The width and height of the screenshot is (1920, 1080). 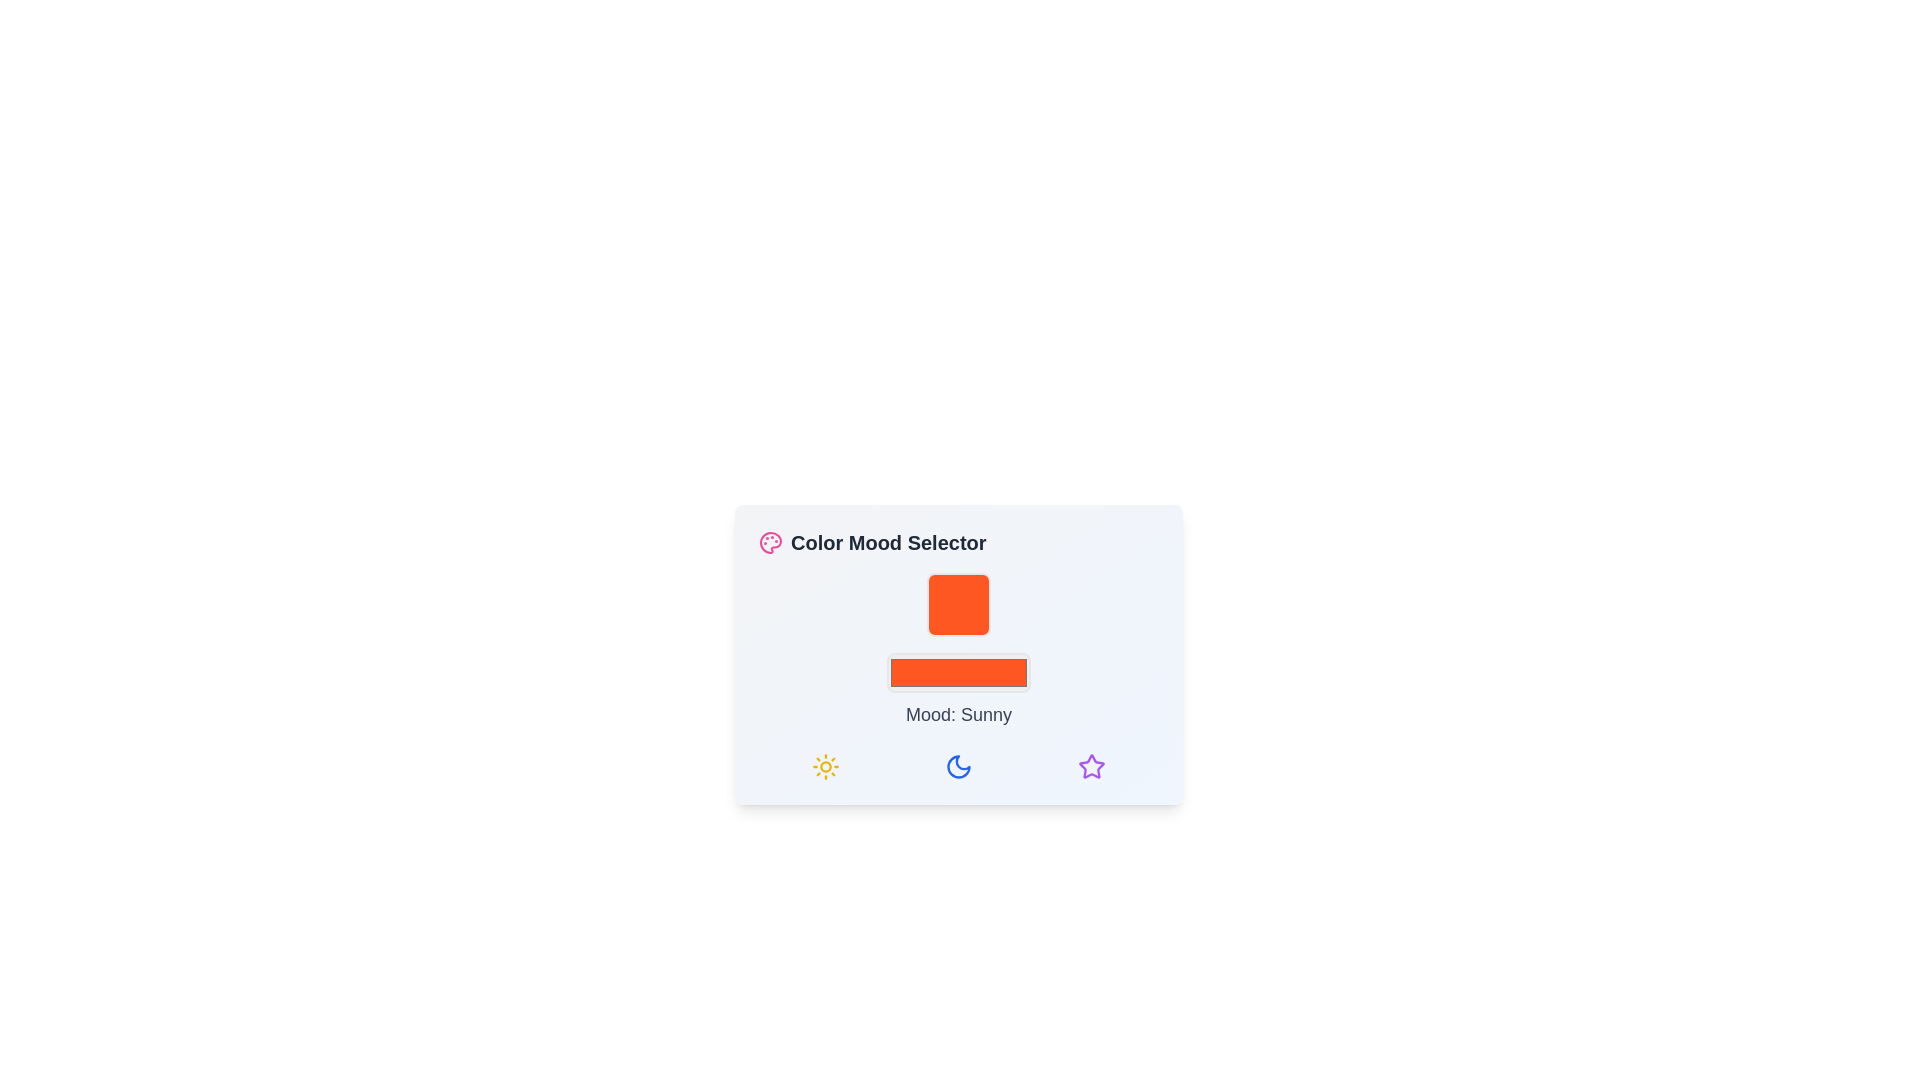 What do you see at coordinates (958, 766) in the screenshot?
I see `the group of selectable icons representing mood or theme options, which includes a yellow sun, a blue moon, and a purple star, located below the text 'Mood: Sunny'` at bounding box center [958, 766].